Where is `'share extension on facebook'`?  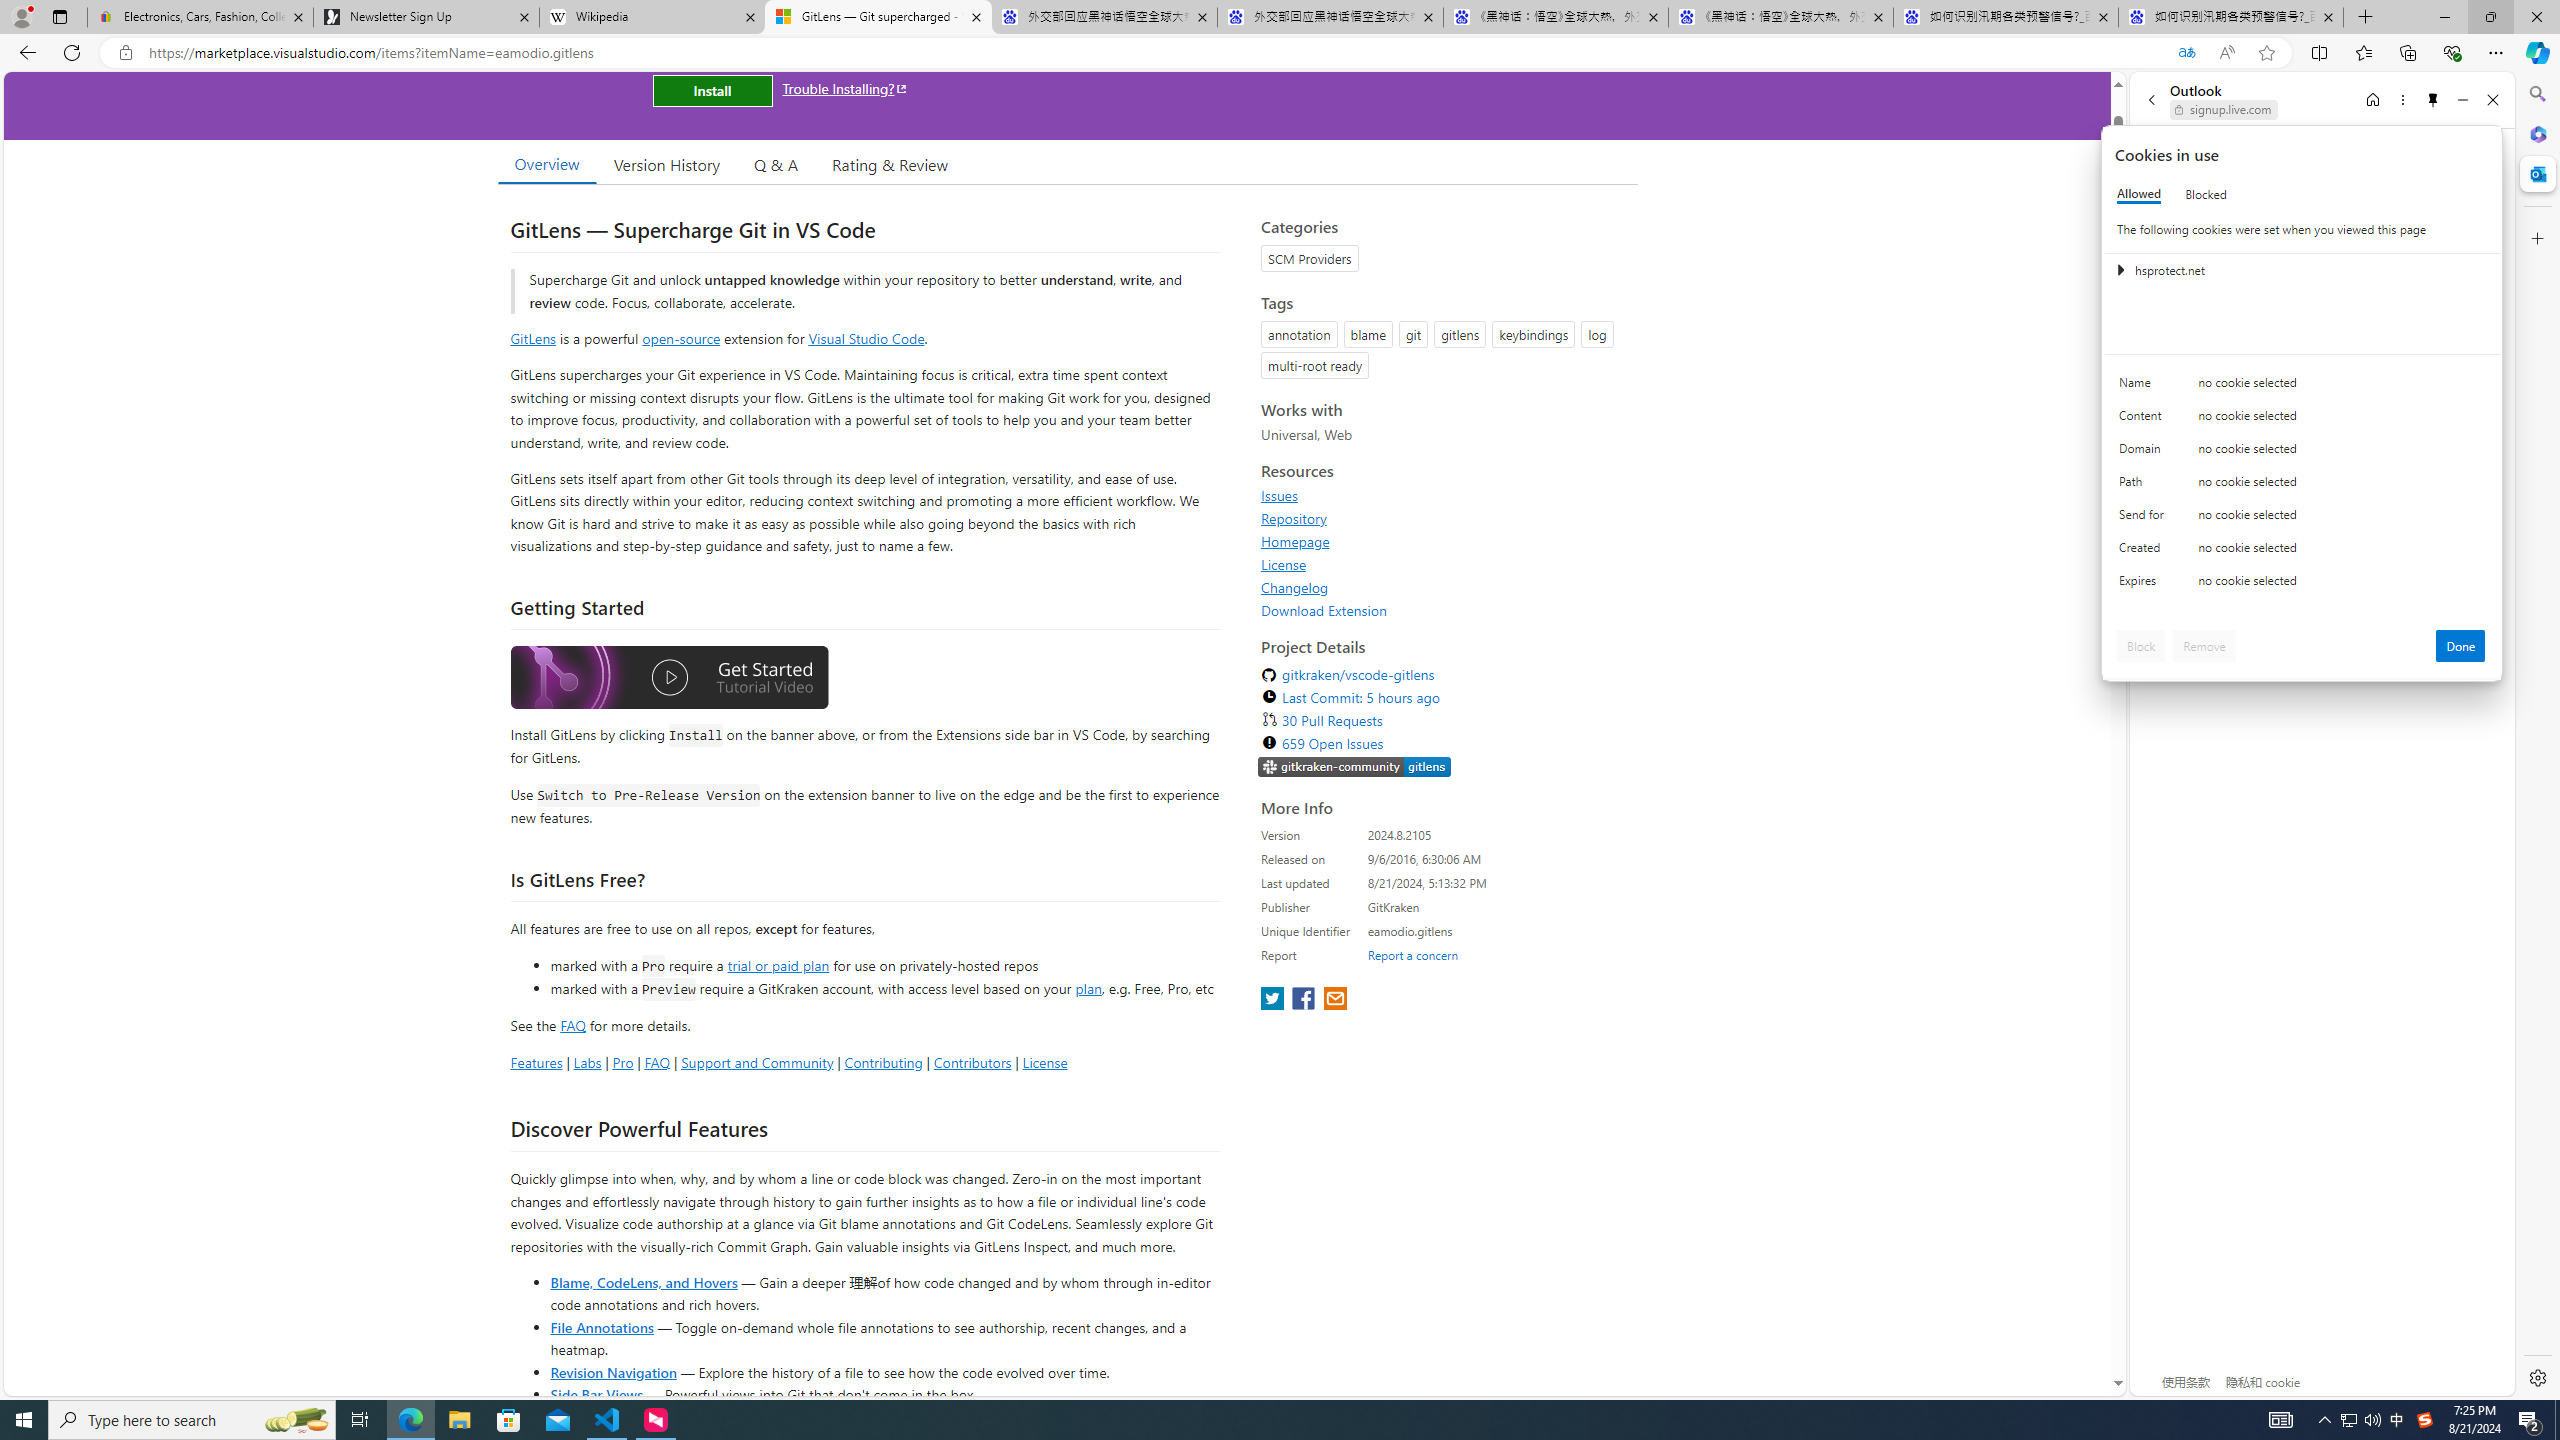
'share extension on facebook' is located at coordinates (1304, 999).